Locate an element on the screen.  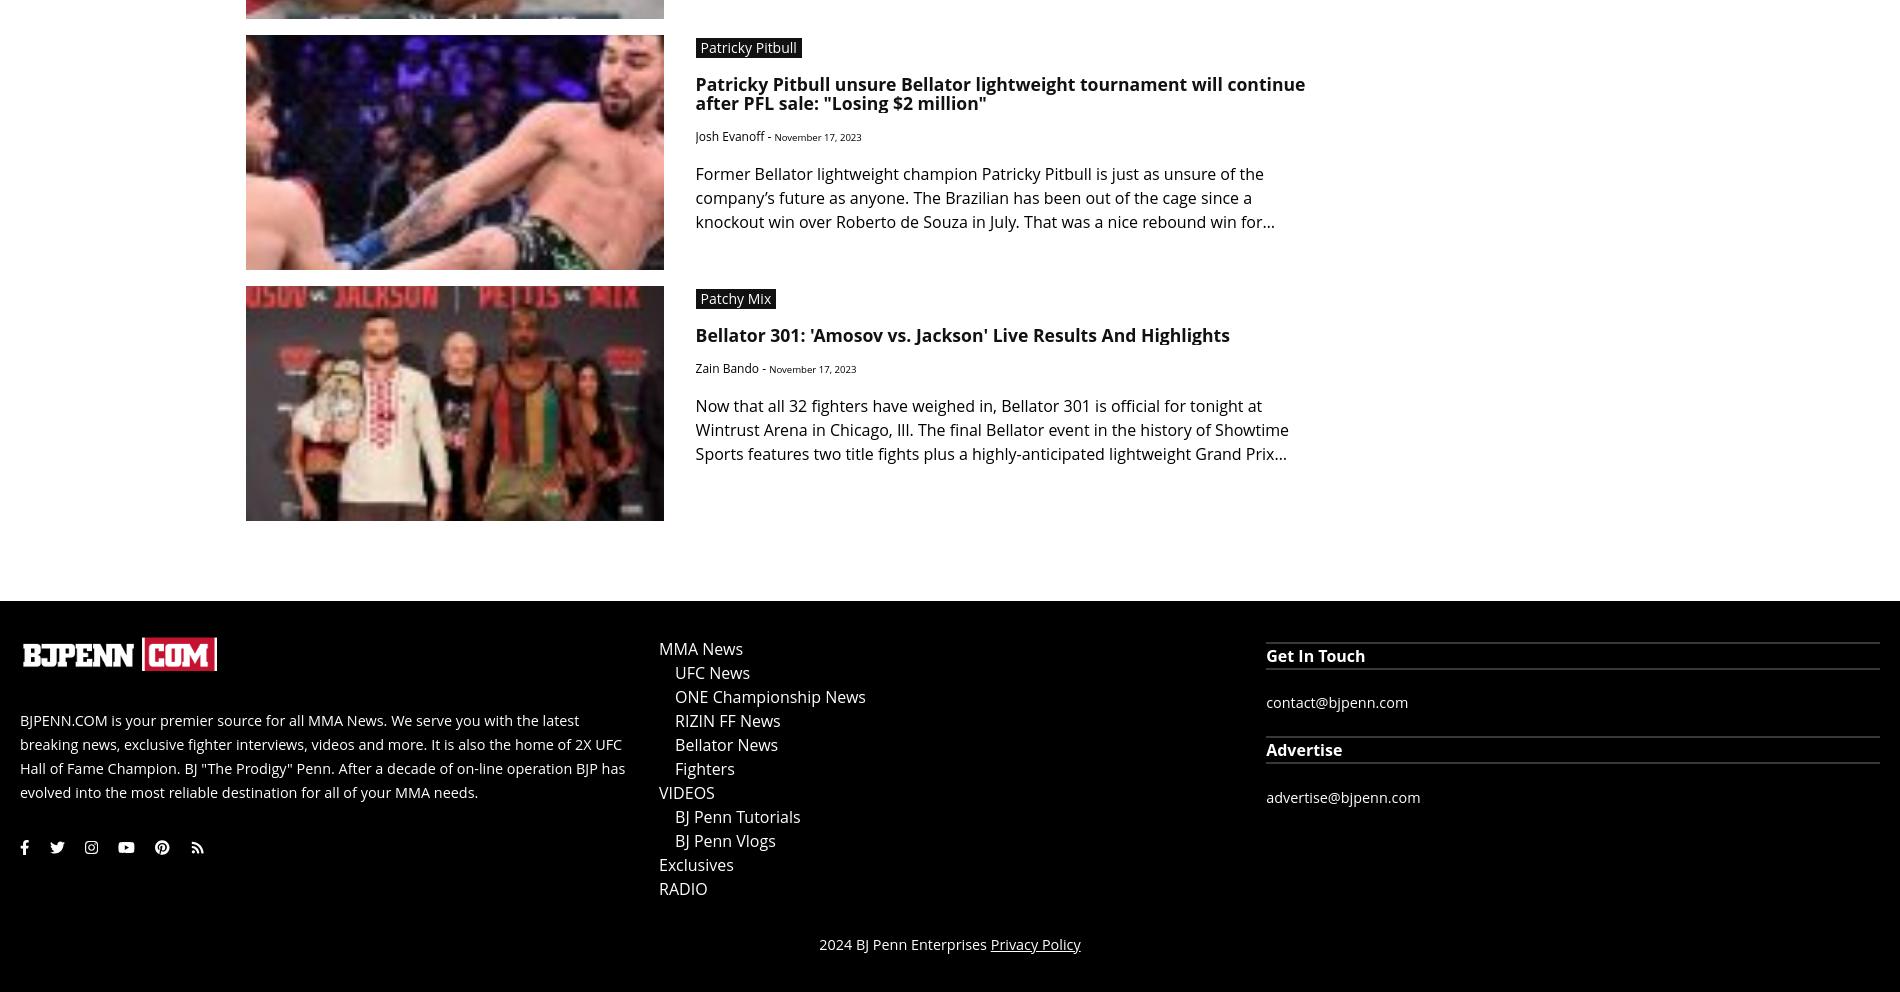
'BJ Penn Tutorials' is located at coordinates (736, 816).